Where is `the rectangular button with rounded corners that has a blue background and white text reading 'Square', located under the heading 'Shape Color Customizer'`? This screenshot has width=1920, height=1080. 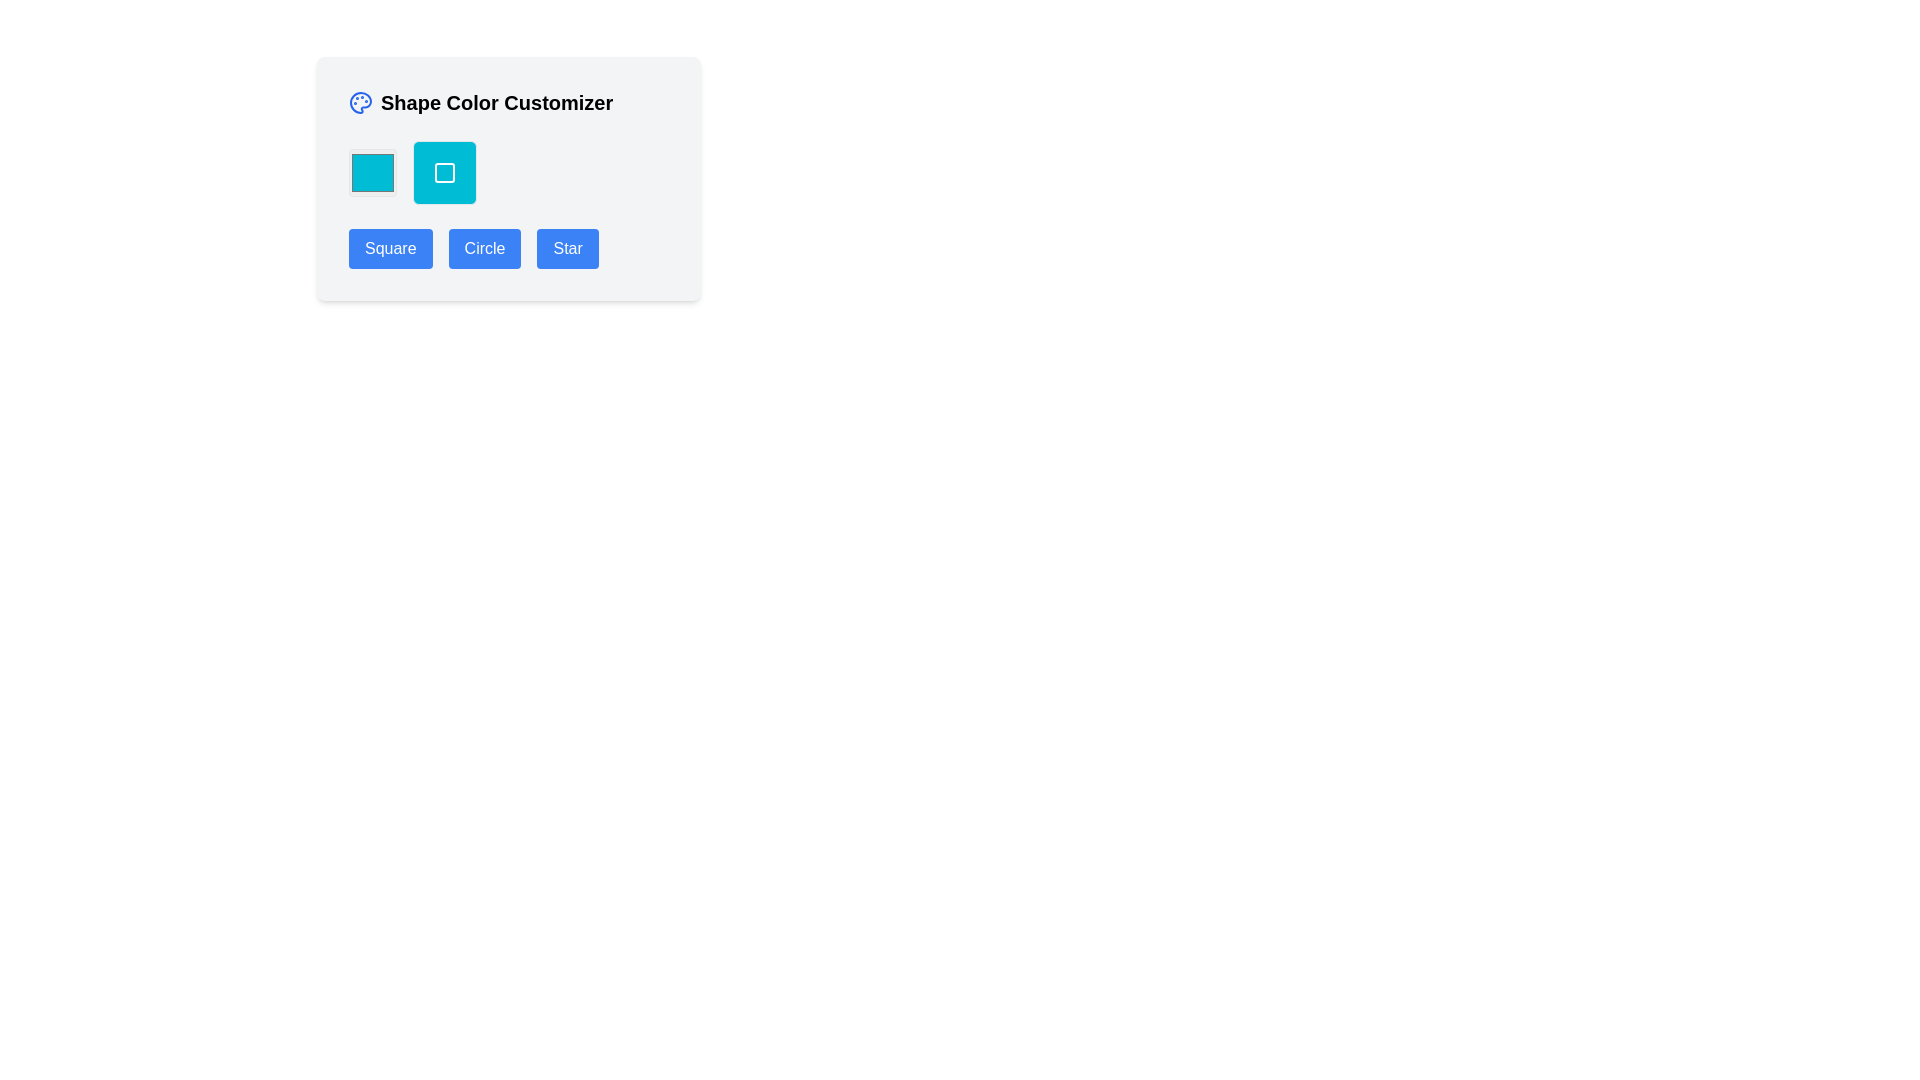 the rectangular button with rounded corners that has a blue background and white text reading 'Square', located under the heading 'Shape Color Customizer' is located at coordinates (390, 248).